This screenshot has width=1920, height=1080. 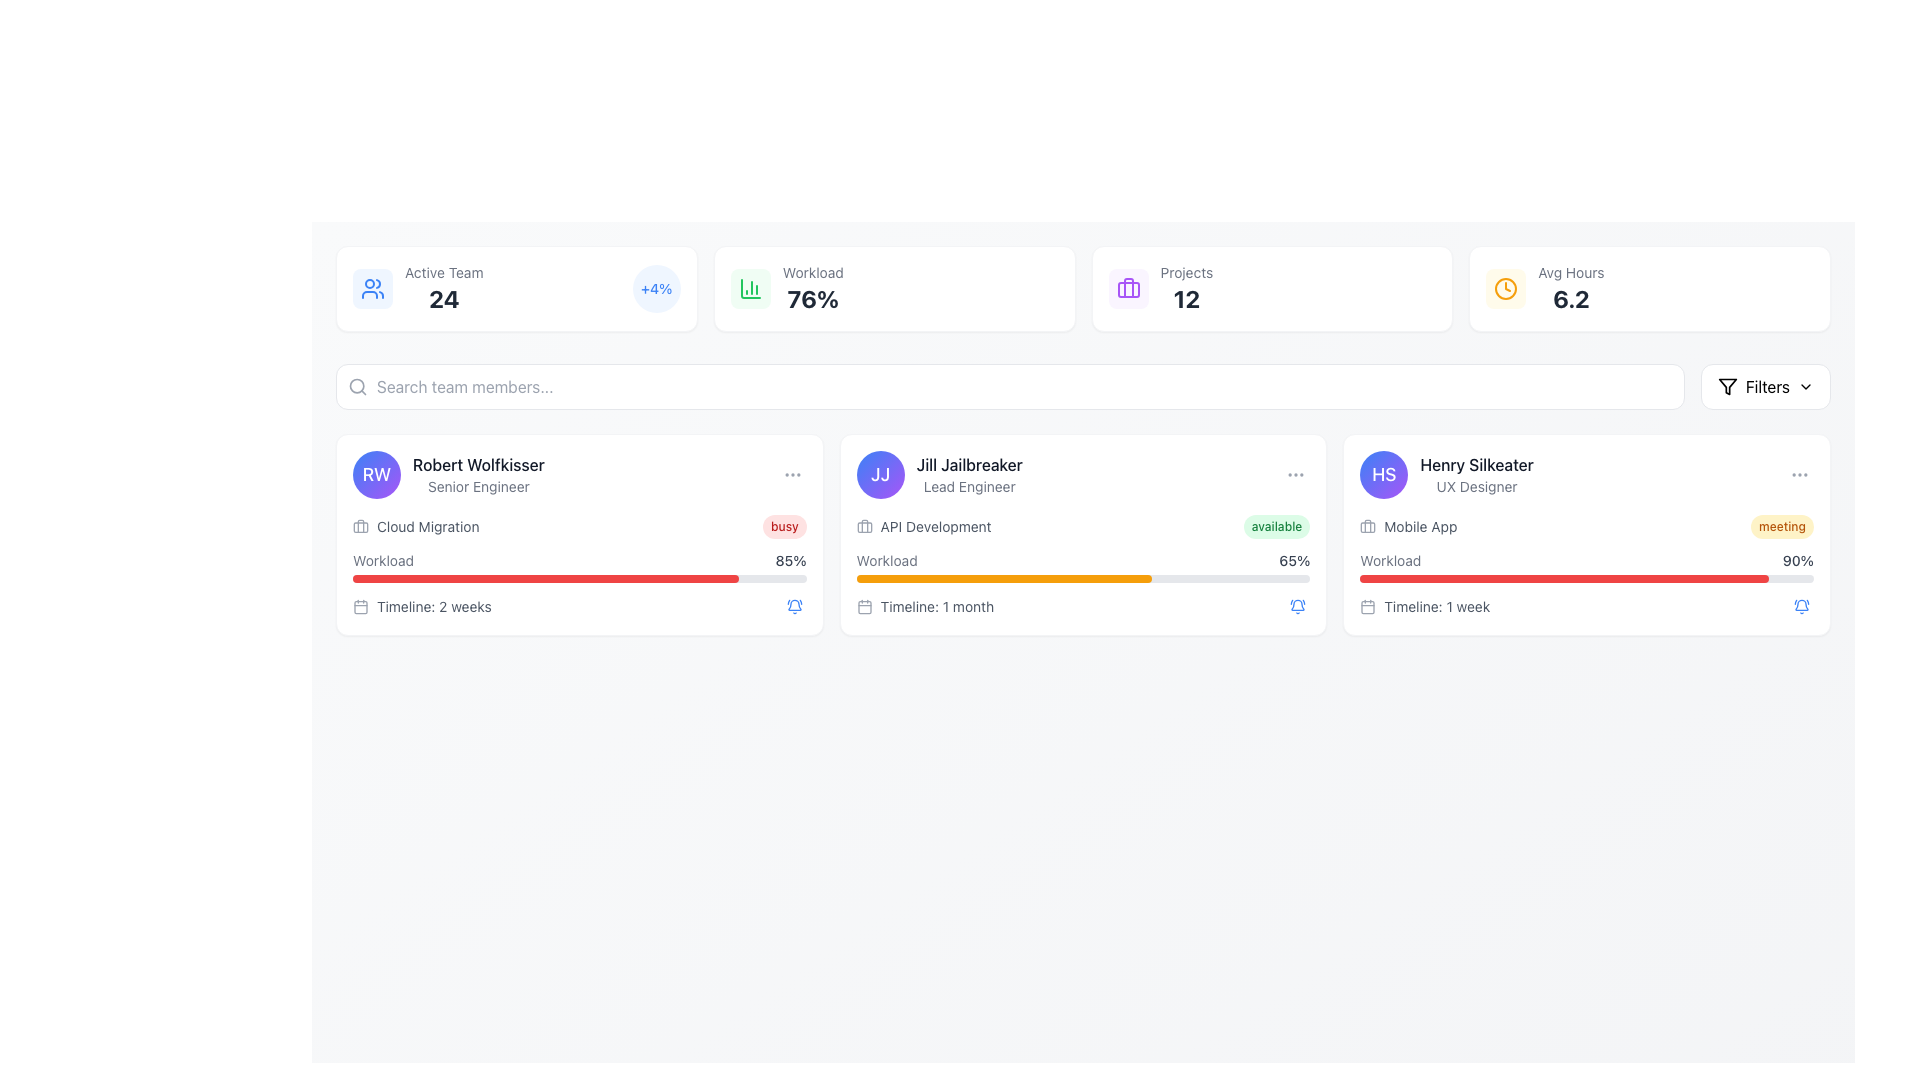 What do you see at coordinates (1586, 605) in the screenshot?
I see `informational row indicating a duration of 1 week for the task associated with Henry Silkeater, UX Designer, located below the workload progress bar` at bounding box center [1586, 605].